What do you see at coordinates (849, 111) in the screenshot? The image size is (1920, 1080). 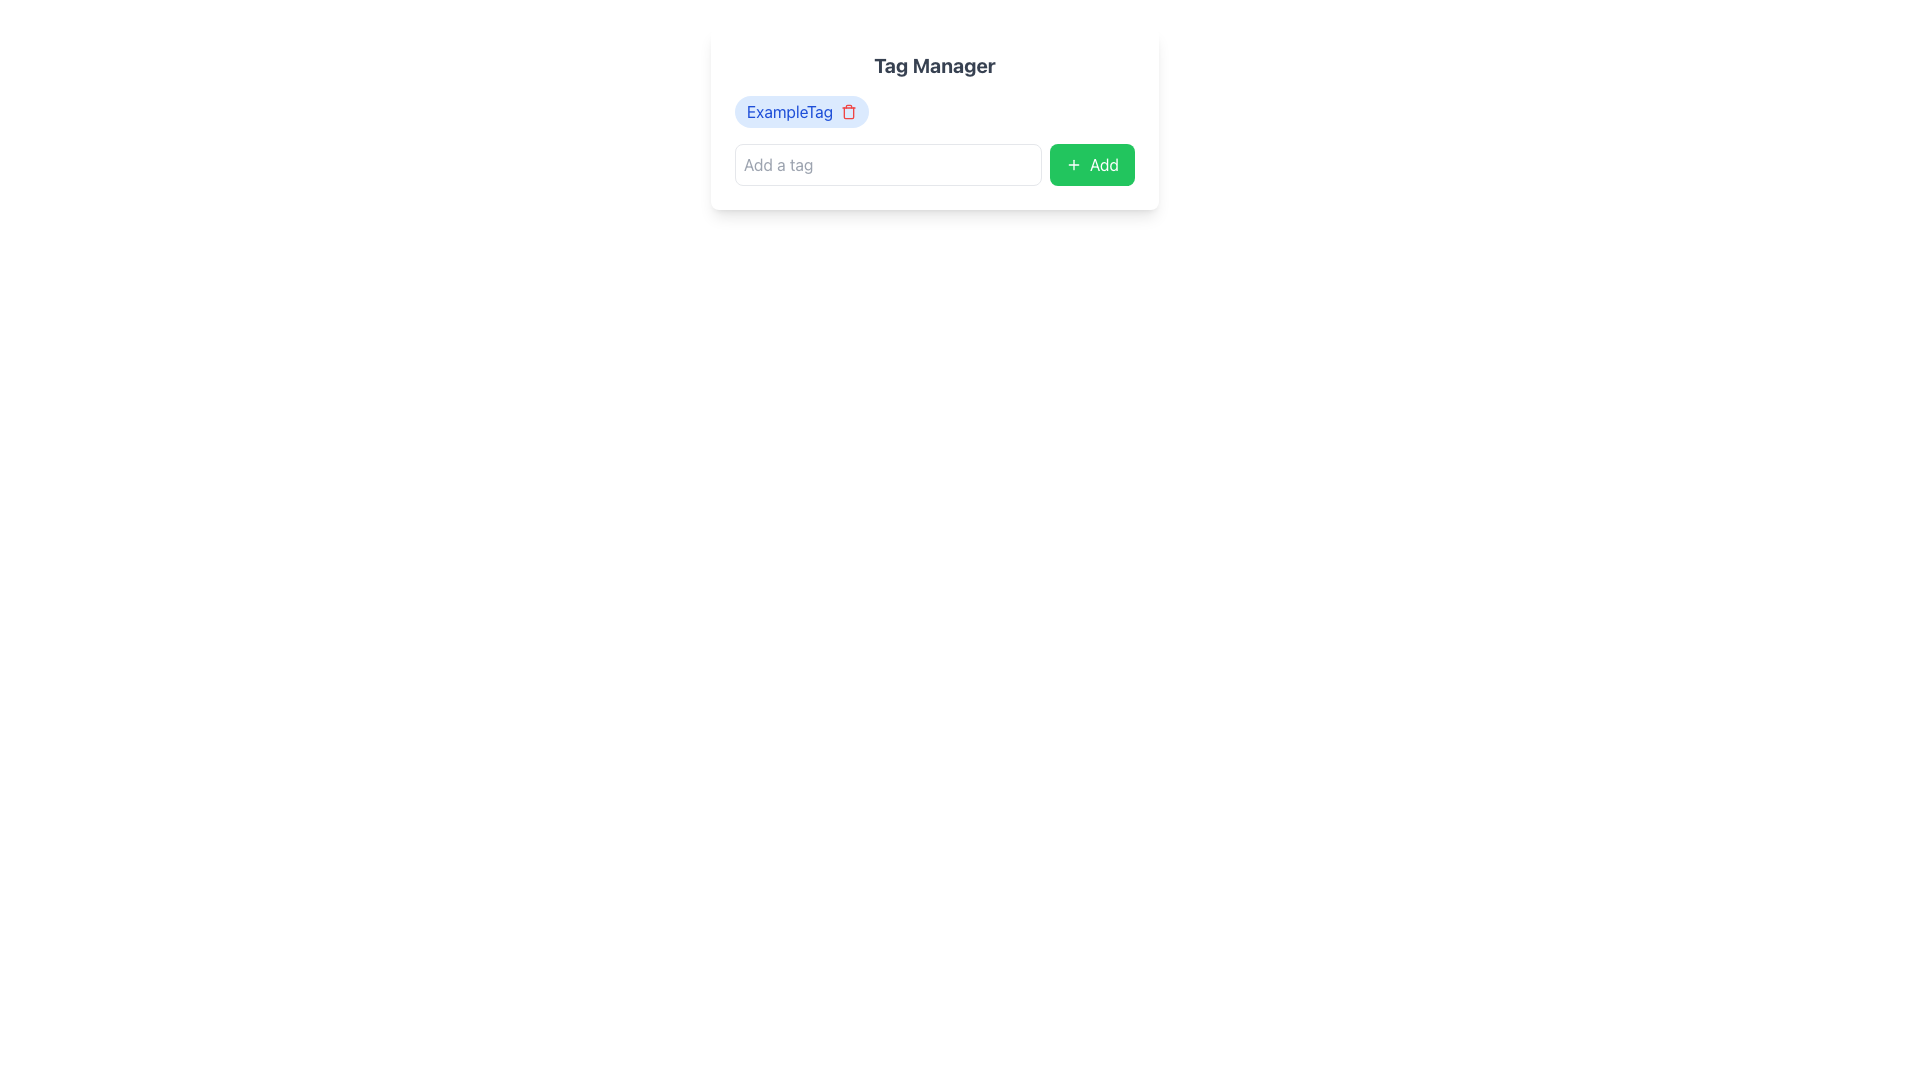 I see `the red trash icon button located next to the text 'ExampleTag'` at bounding box center [849, 111].